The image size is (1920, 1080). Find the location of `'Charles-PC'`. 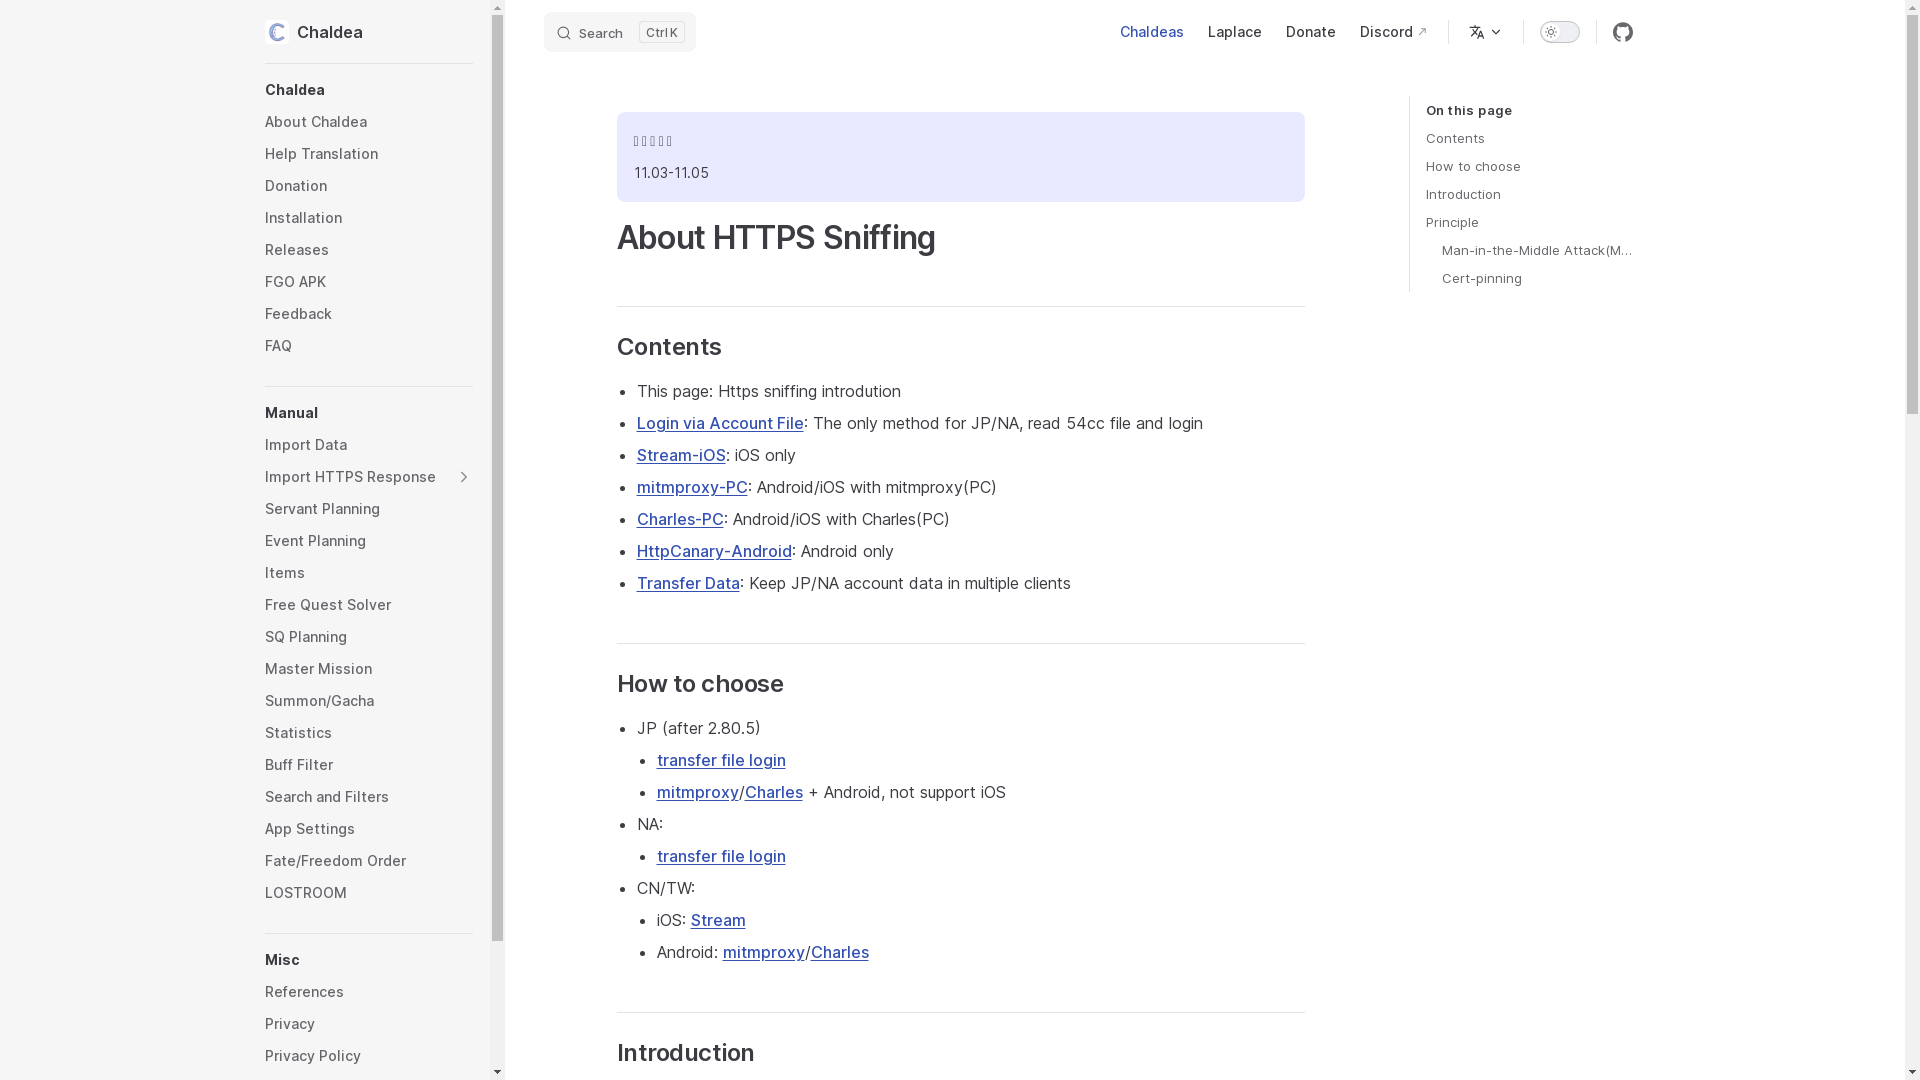

'Charles-PC' is located at coordinates (679, 518).